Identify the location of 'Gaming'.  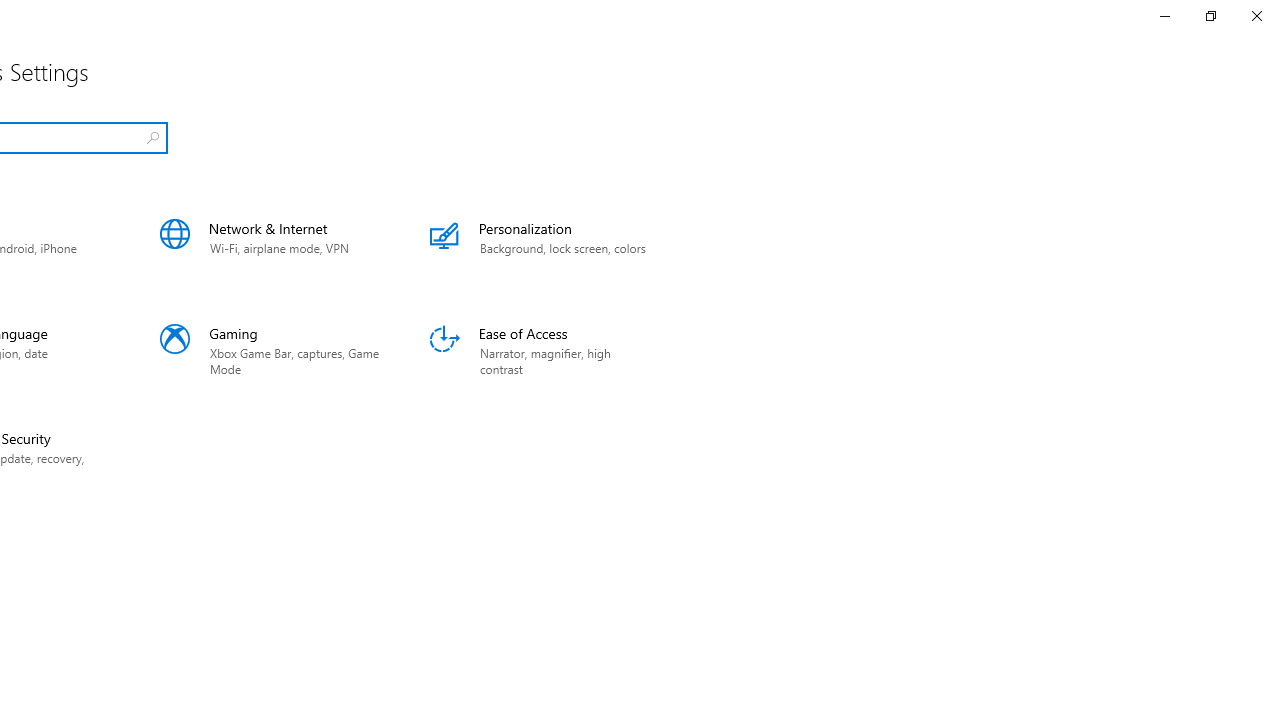
(269, 350).